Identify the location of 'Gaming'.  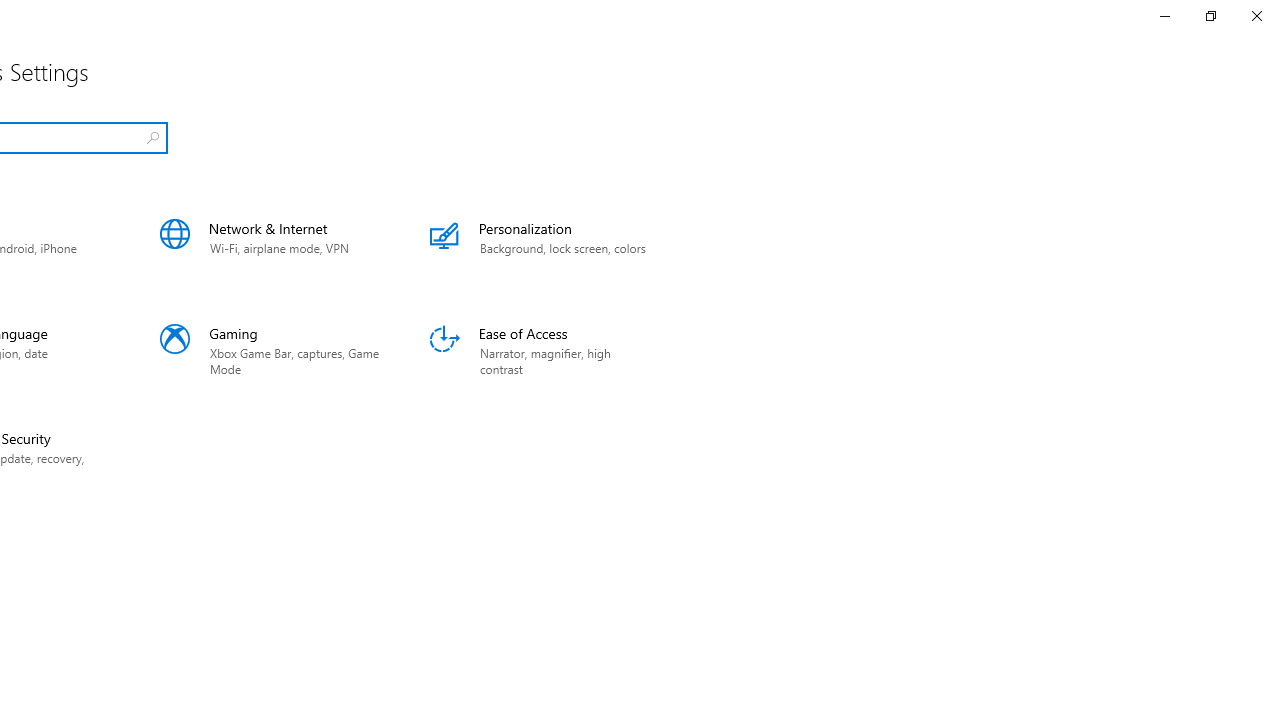
(269, 350).